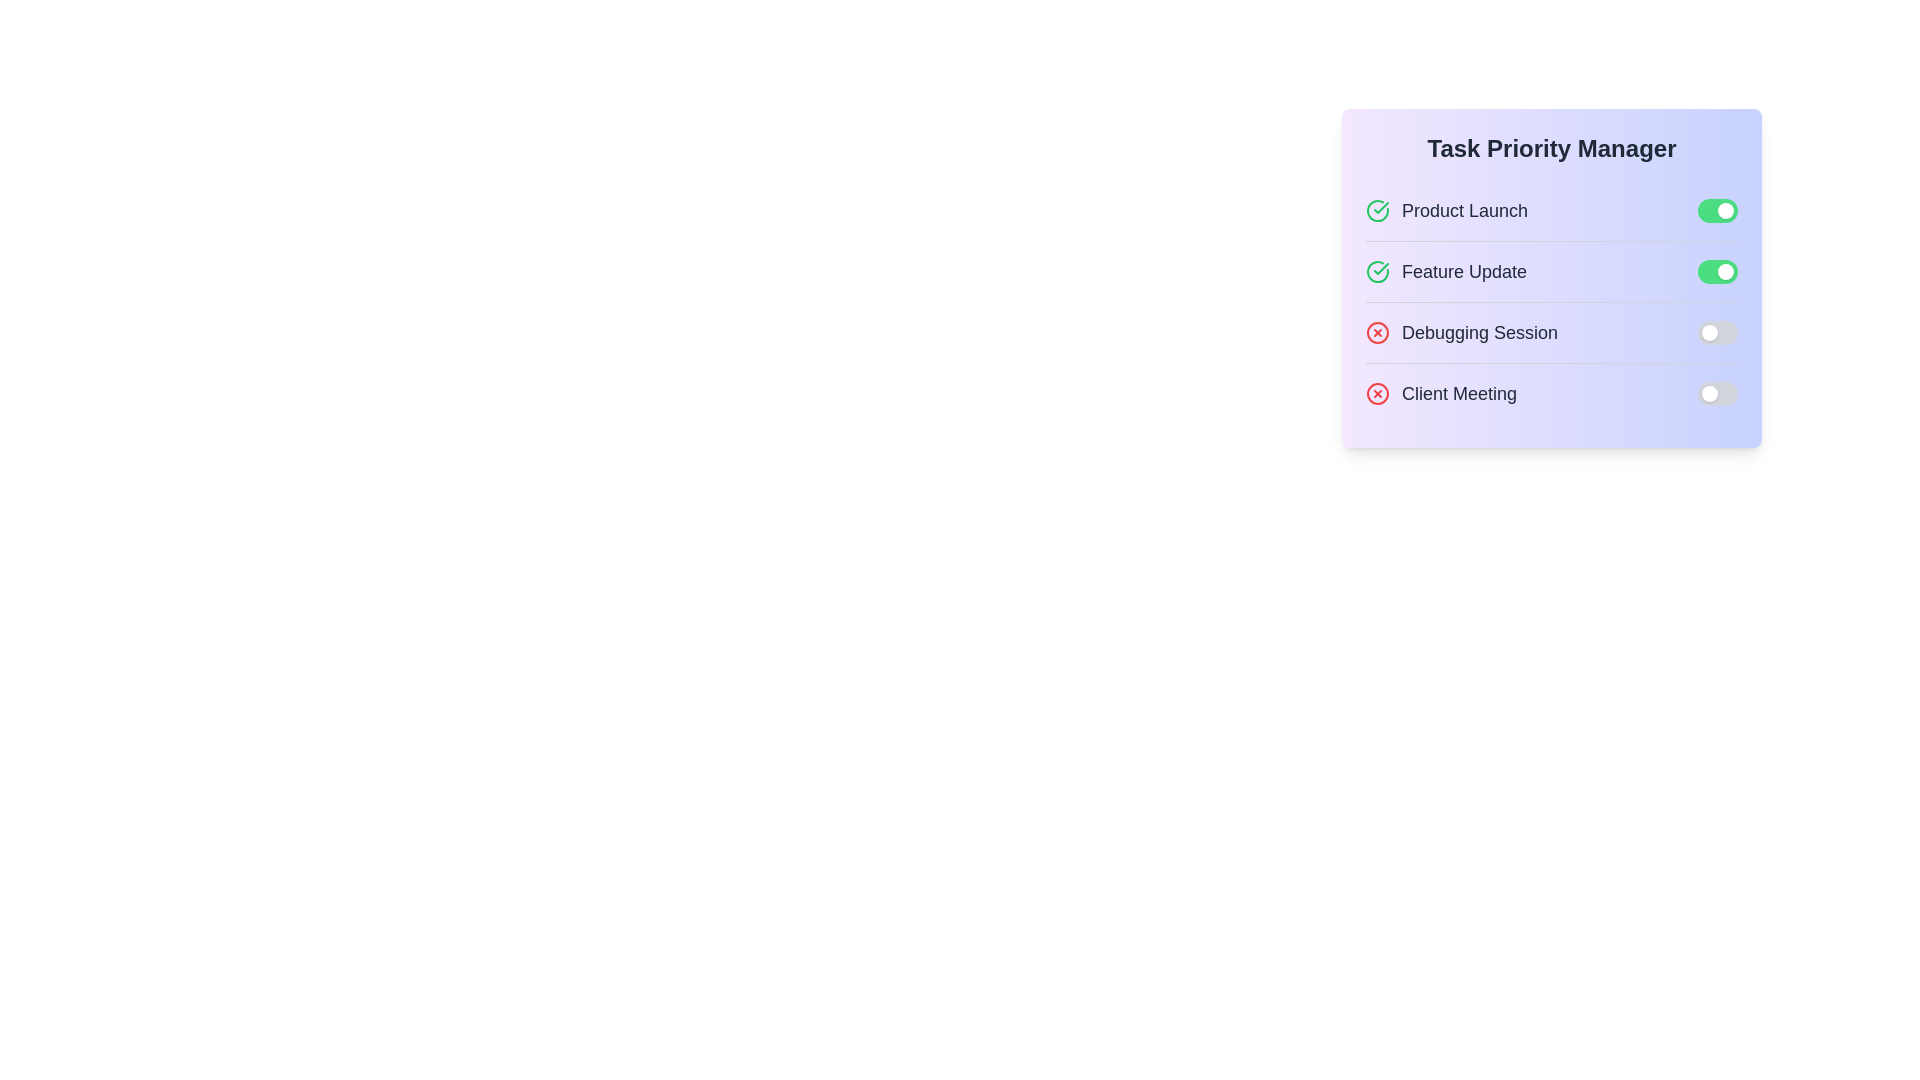 The height and width of the screenshot is (1080, 1920). What do you see at coordinates (1446, 211) in the screenshot?
I see `the task with title Product Launch` at bounding box center [1446, 211].